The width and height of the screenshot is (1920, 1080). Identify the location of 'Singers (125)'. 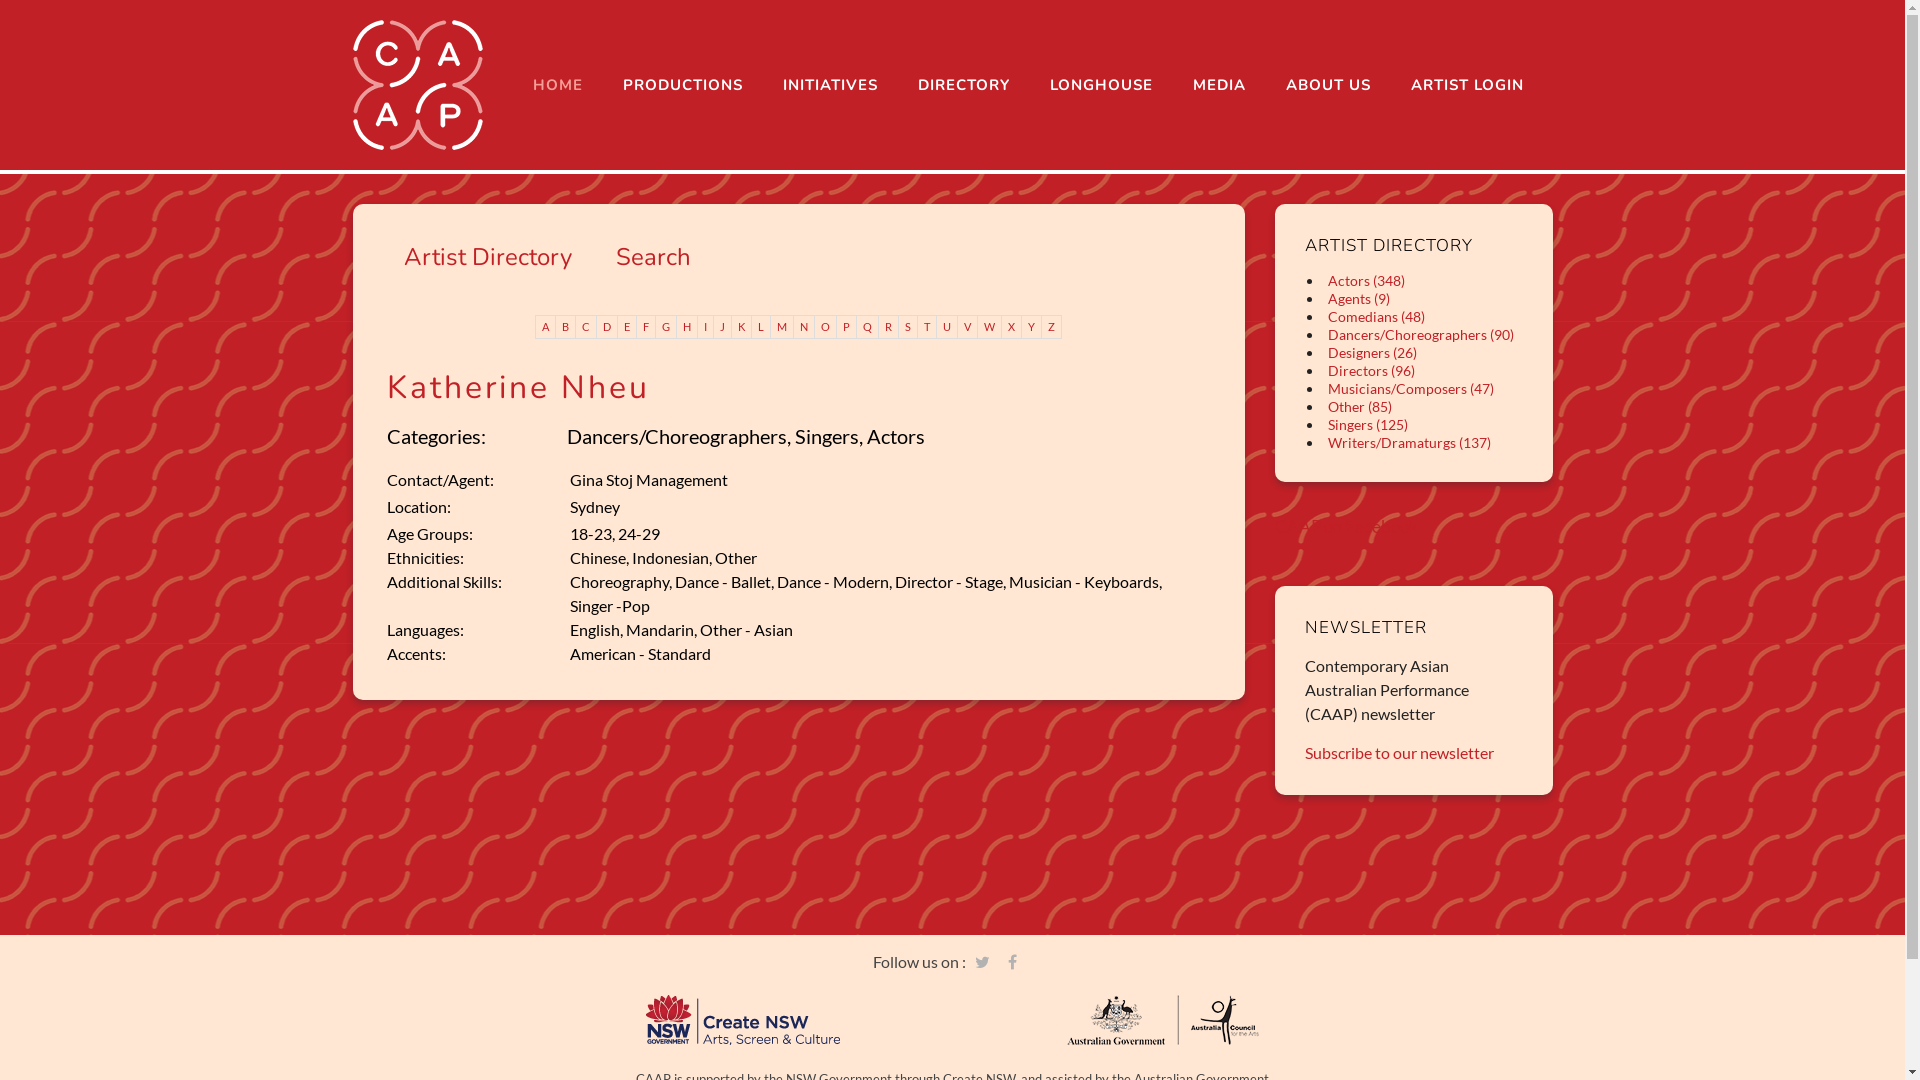
(1367, 423).